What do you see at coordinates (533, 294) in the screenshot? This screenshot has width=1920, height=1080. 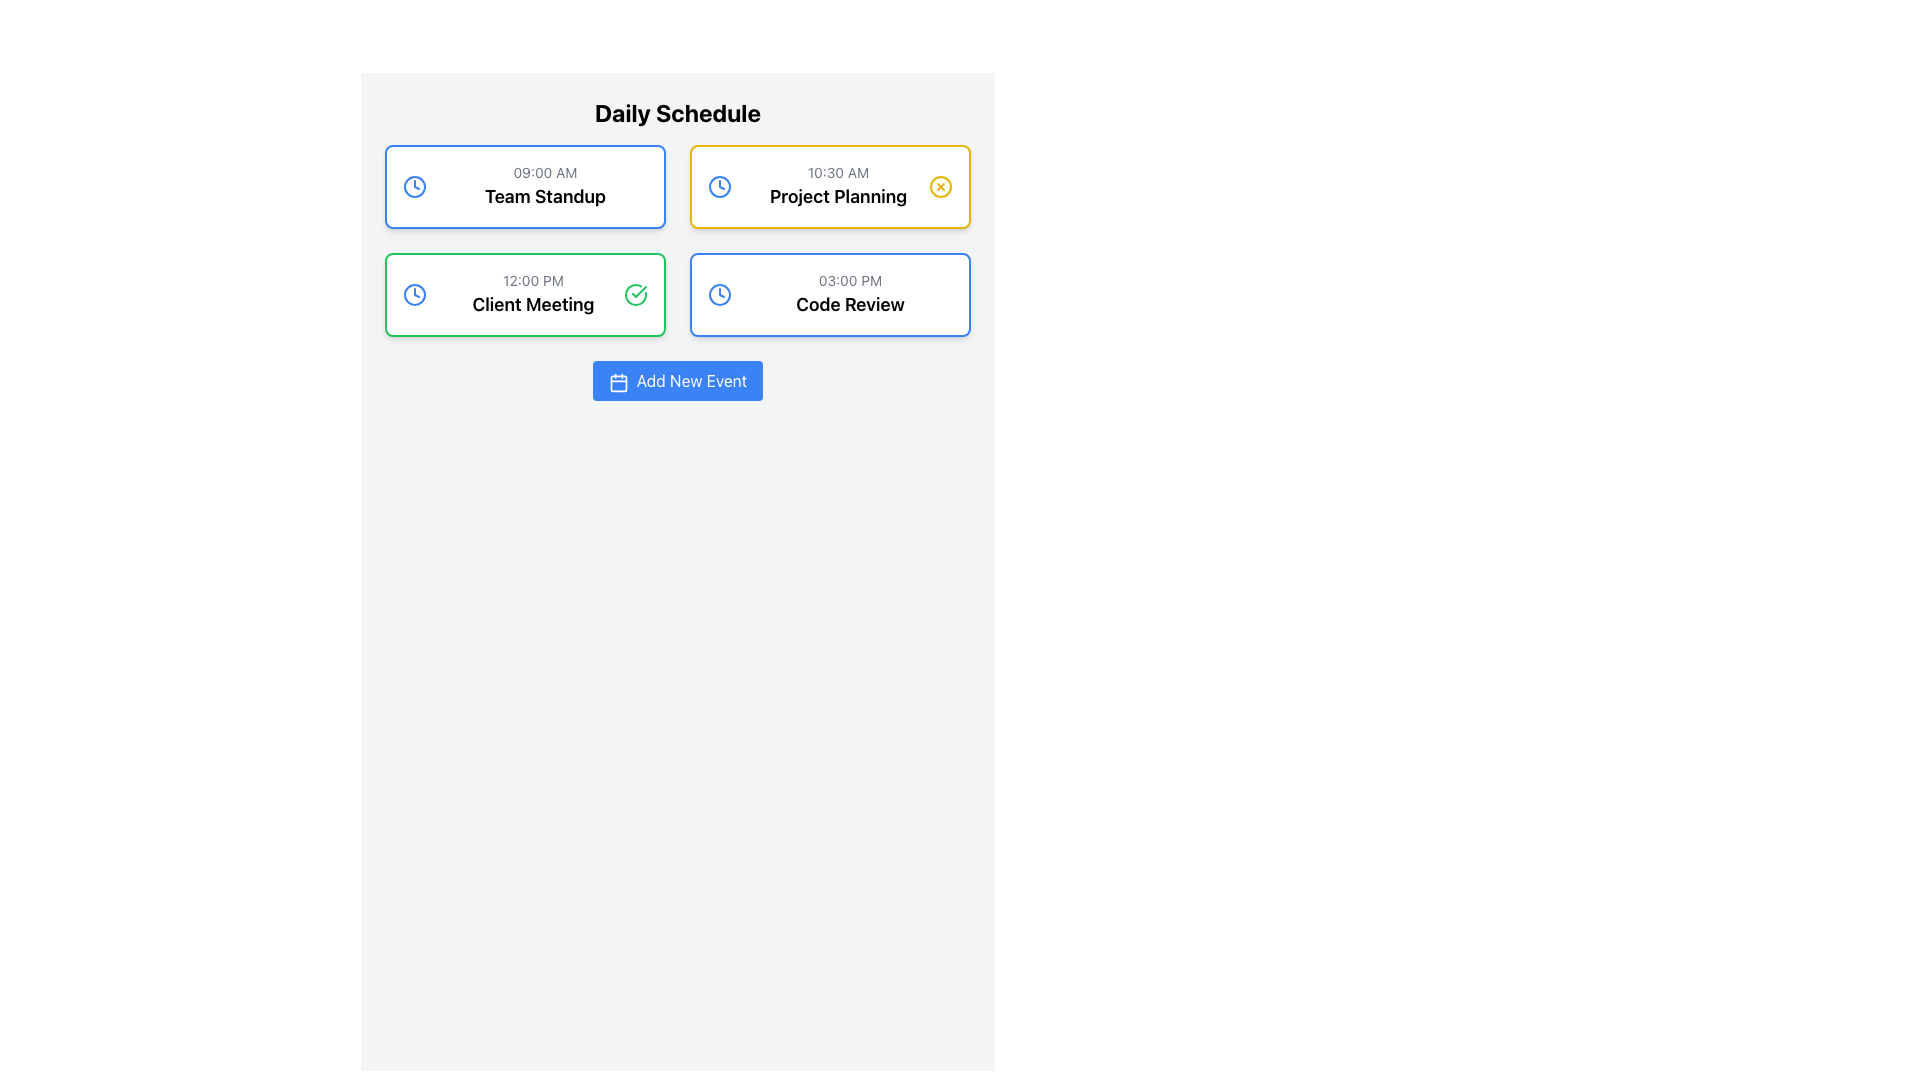 I see `the text block displaying the scheduled event for 'Daily Schedule' at 12:00 PM, located in the second row of the grid layout` at bounding box center [533, 294].